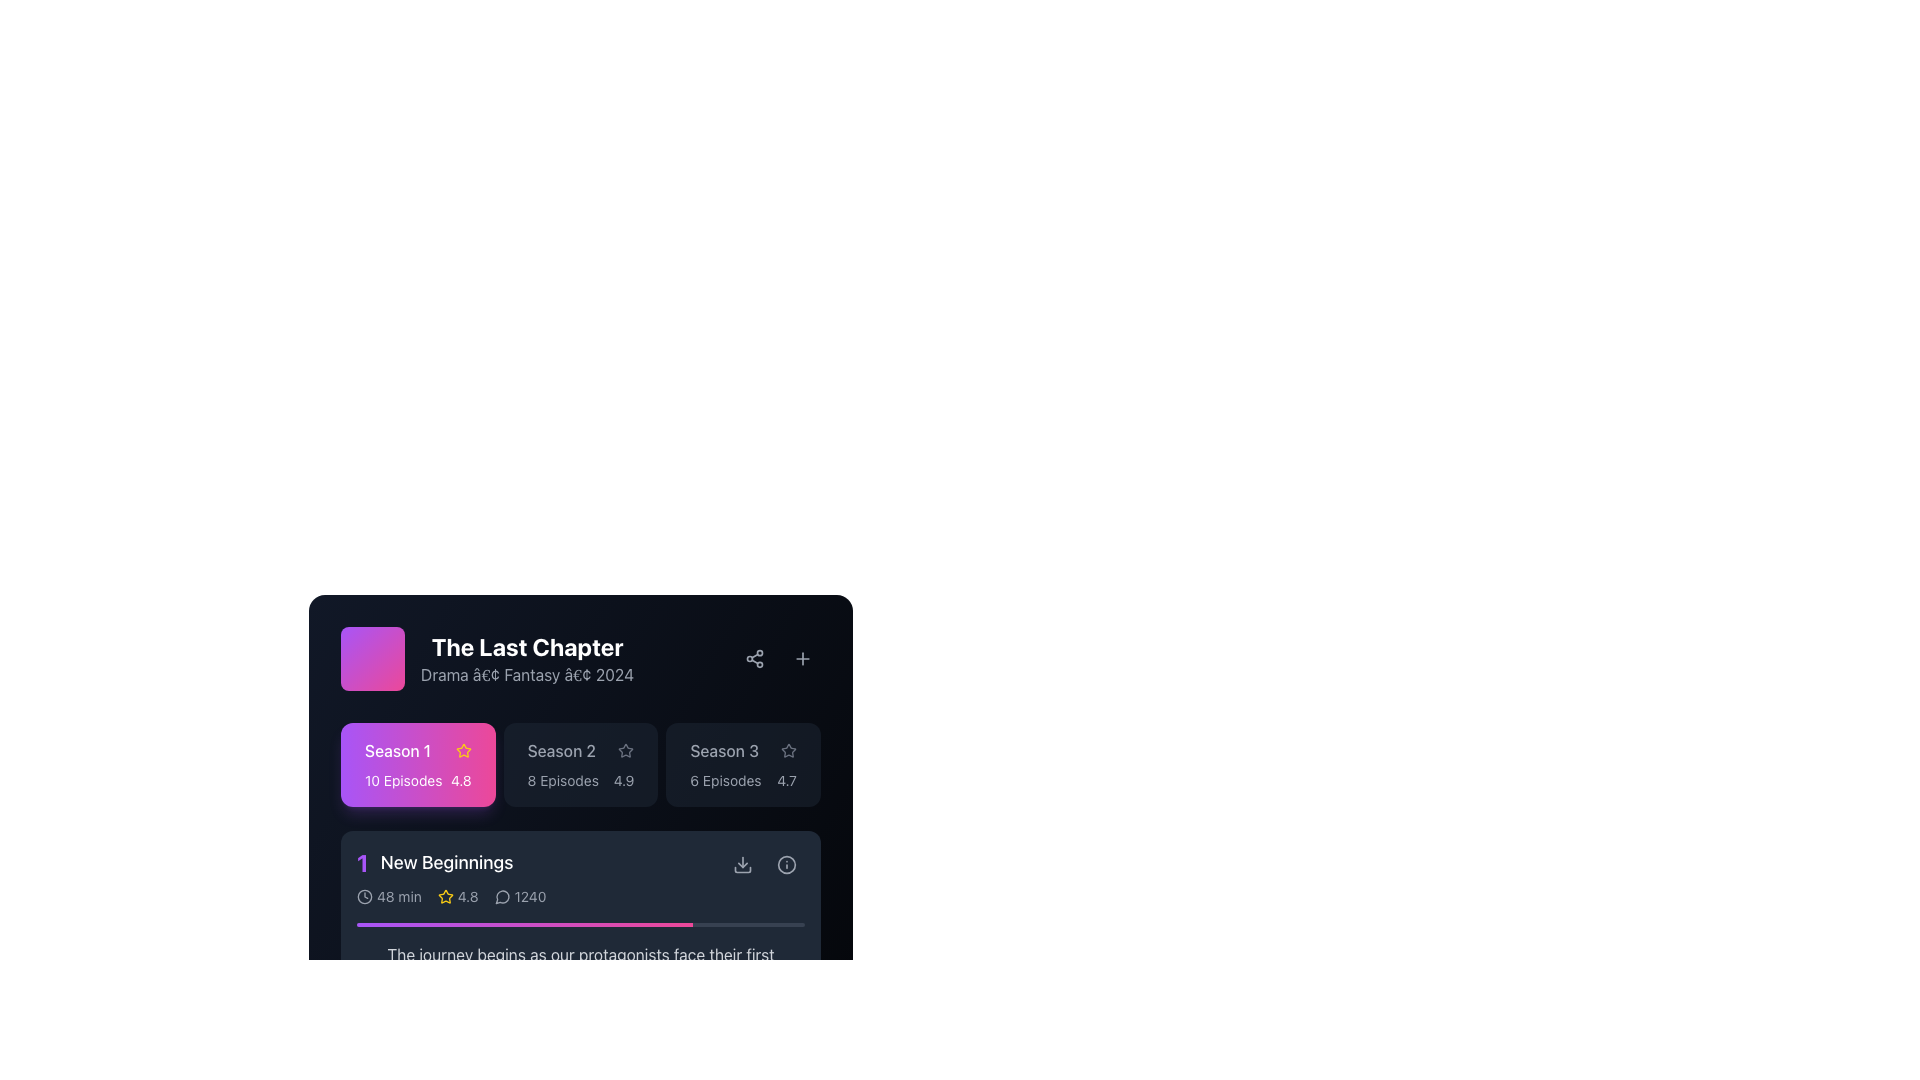  I want to click on the text display showing '4.7', which is positioned in the top-right segment of the 'Season 3' section box, next to a star icon, so click(786, 779).